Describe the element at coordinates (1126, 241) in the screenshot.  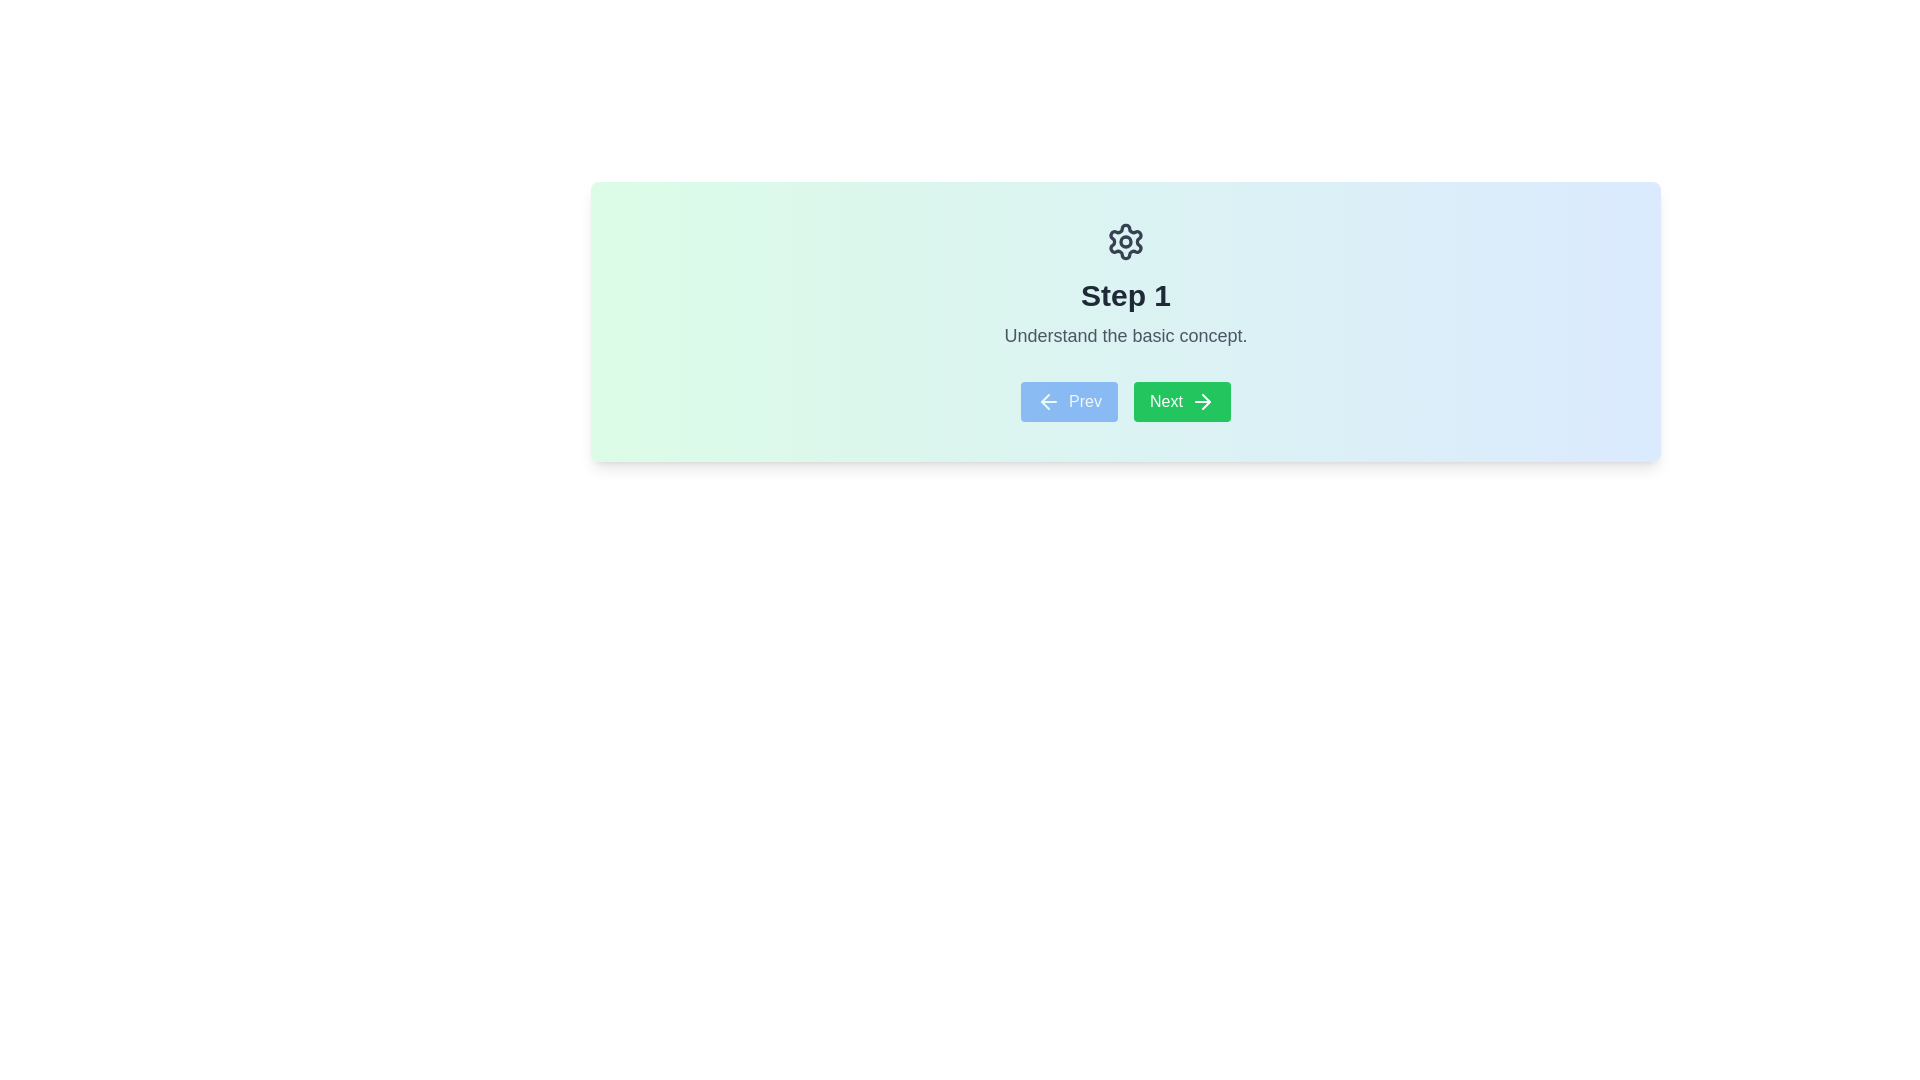
I see `the small circular shape located in the center of the gear-like icon, which is positioned above the text 'Step 1' and 'Understand the basic concept.'` at that location.